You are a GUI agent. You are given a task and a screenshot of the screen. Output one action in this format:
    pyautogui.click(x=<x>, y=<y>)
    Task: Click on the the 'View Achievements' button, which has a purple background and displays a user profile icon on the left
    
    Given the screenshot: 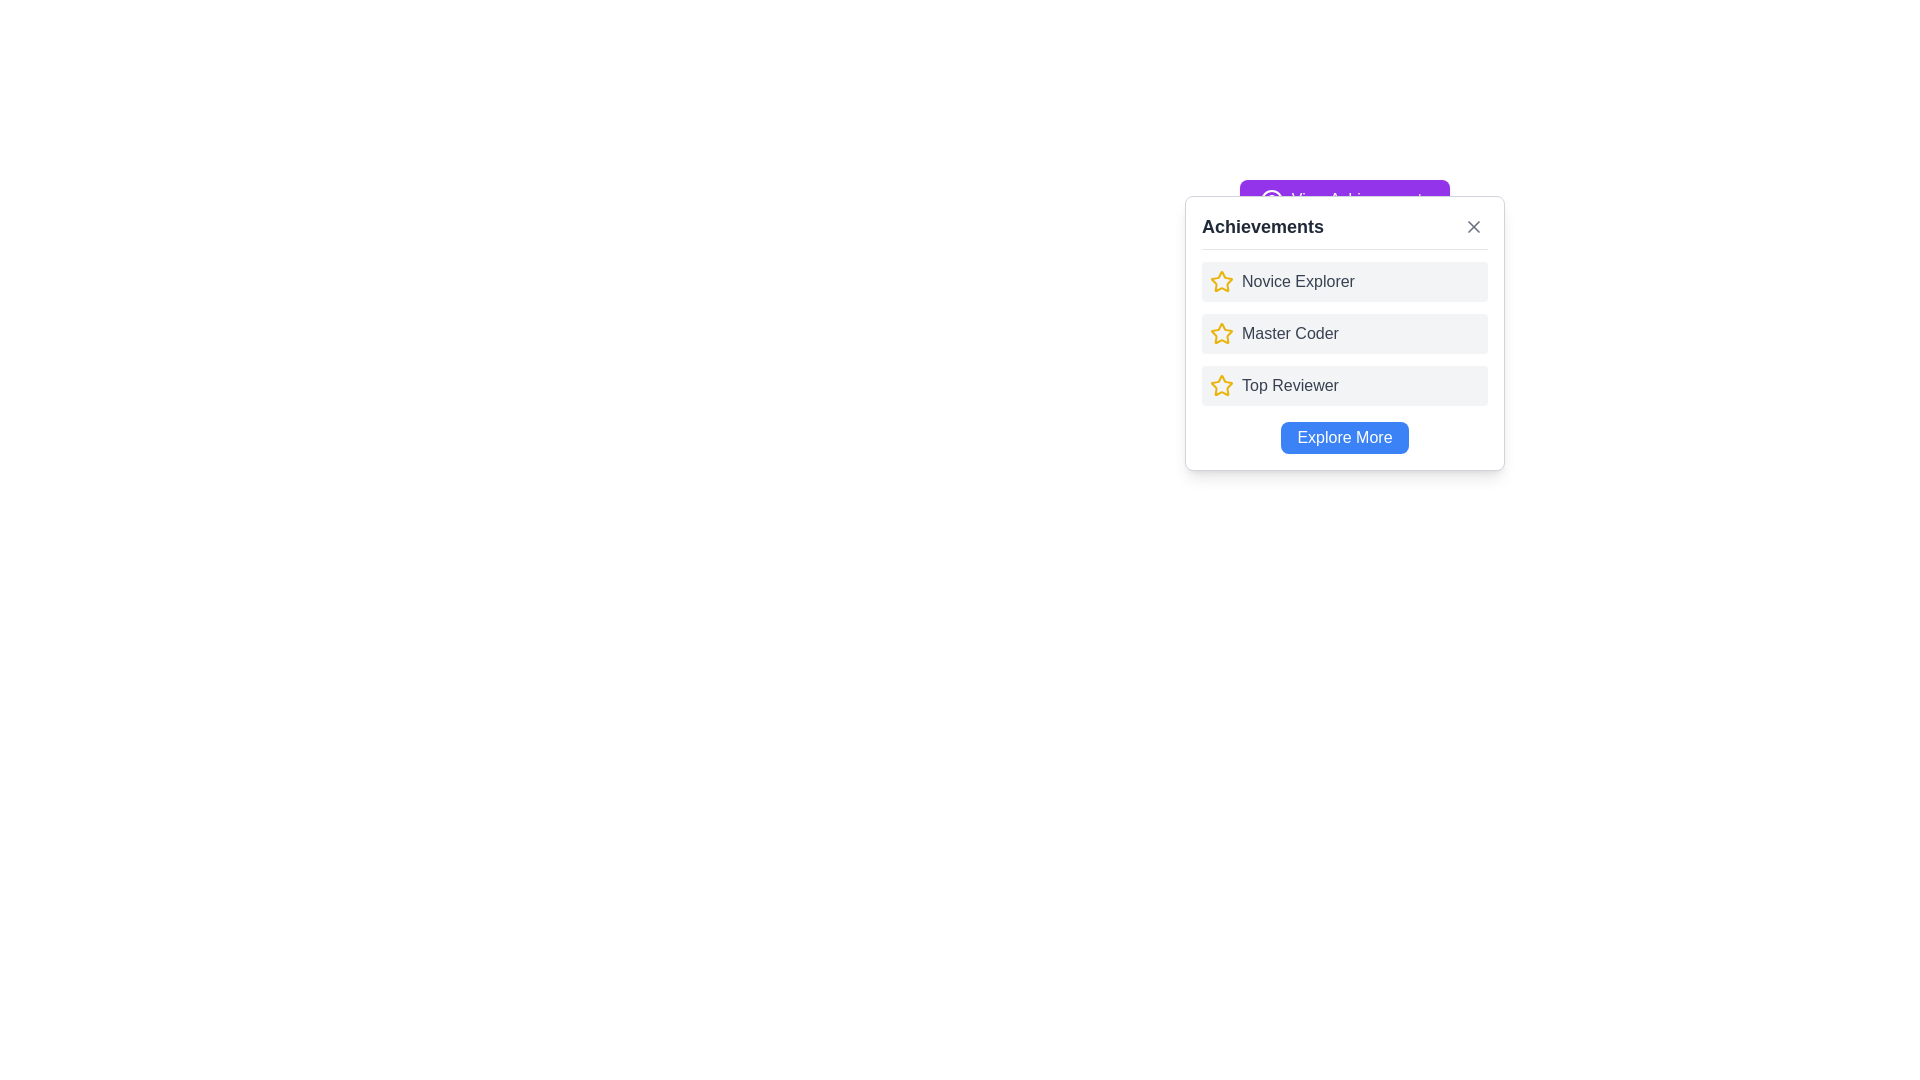 What is the action you would take?
    pyautogui.click(x=1344, y=200)
    